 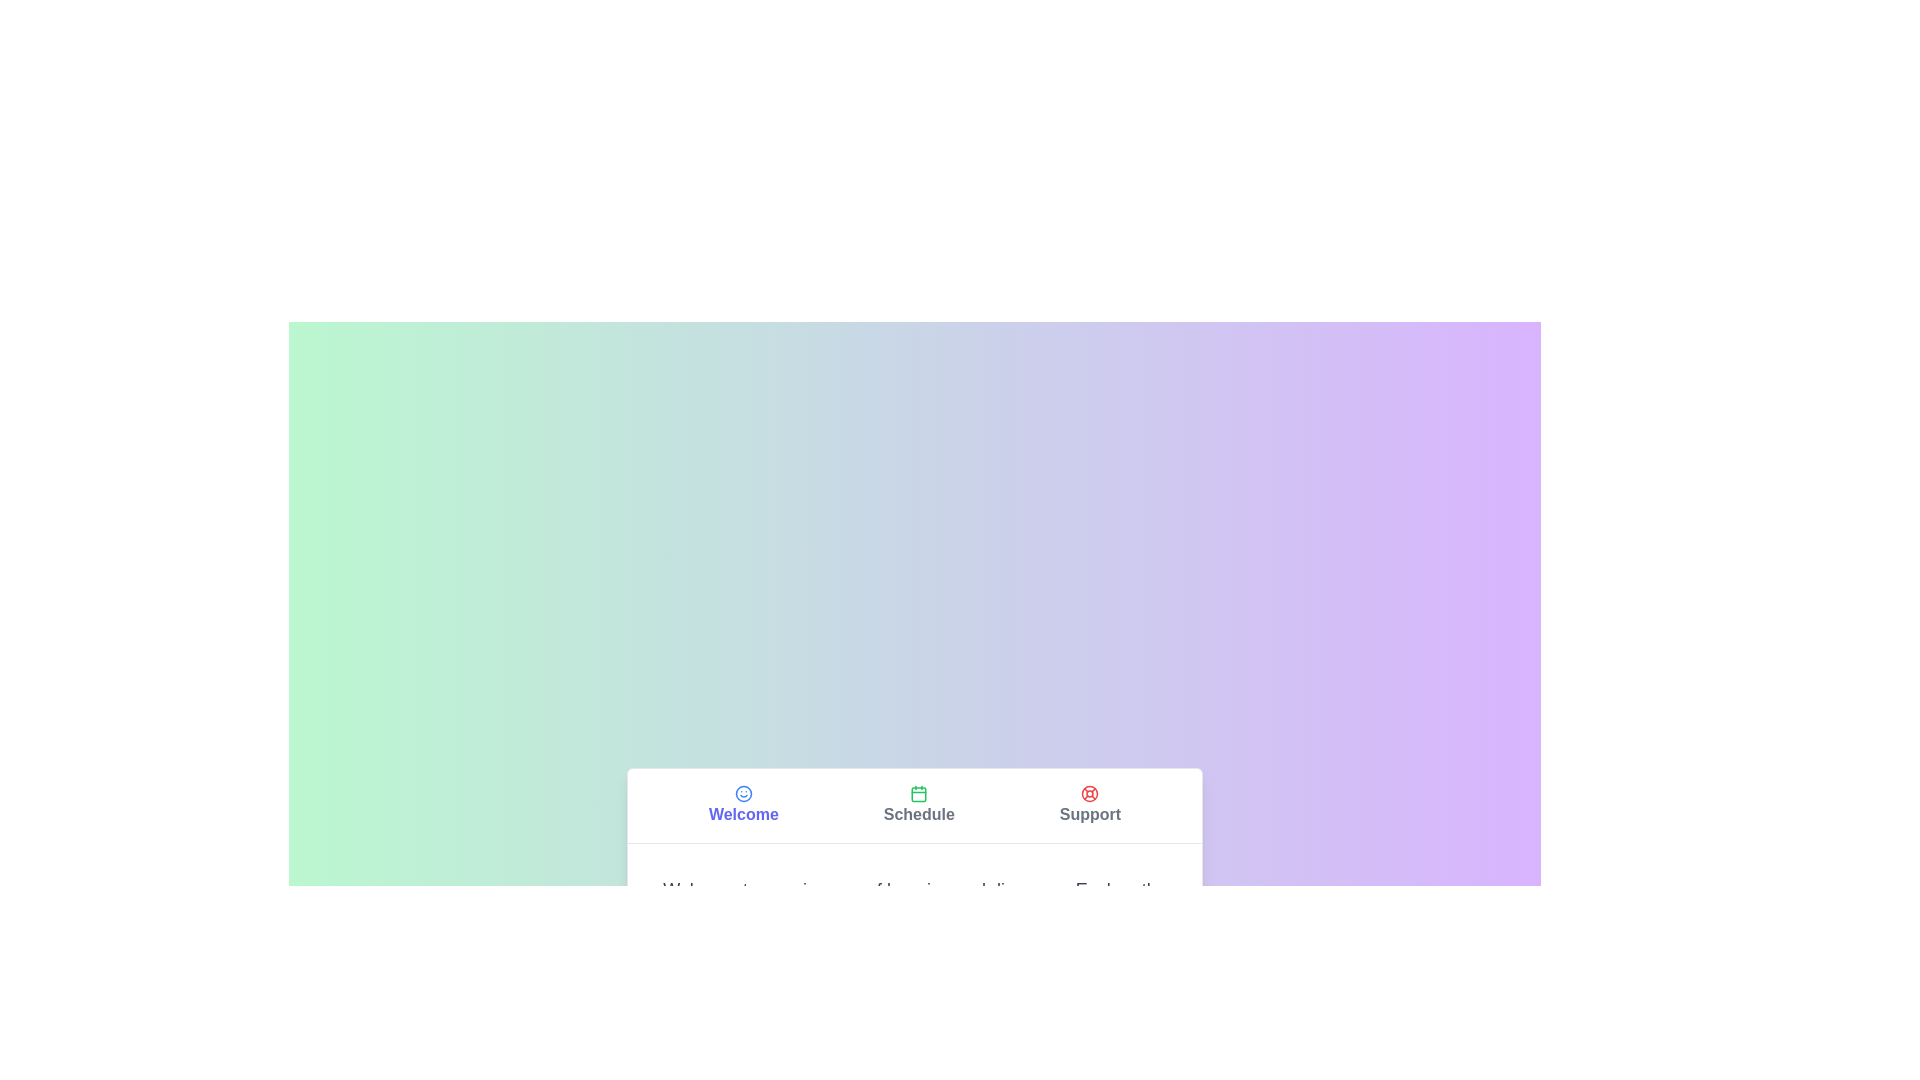 I want to click on the tab labeled Schedule to observe the visual transition, so click(x=918, y=804).